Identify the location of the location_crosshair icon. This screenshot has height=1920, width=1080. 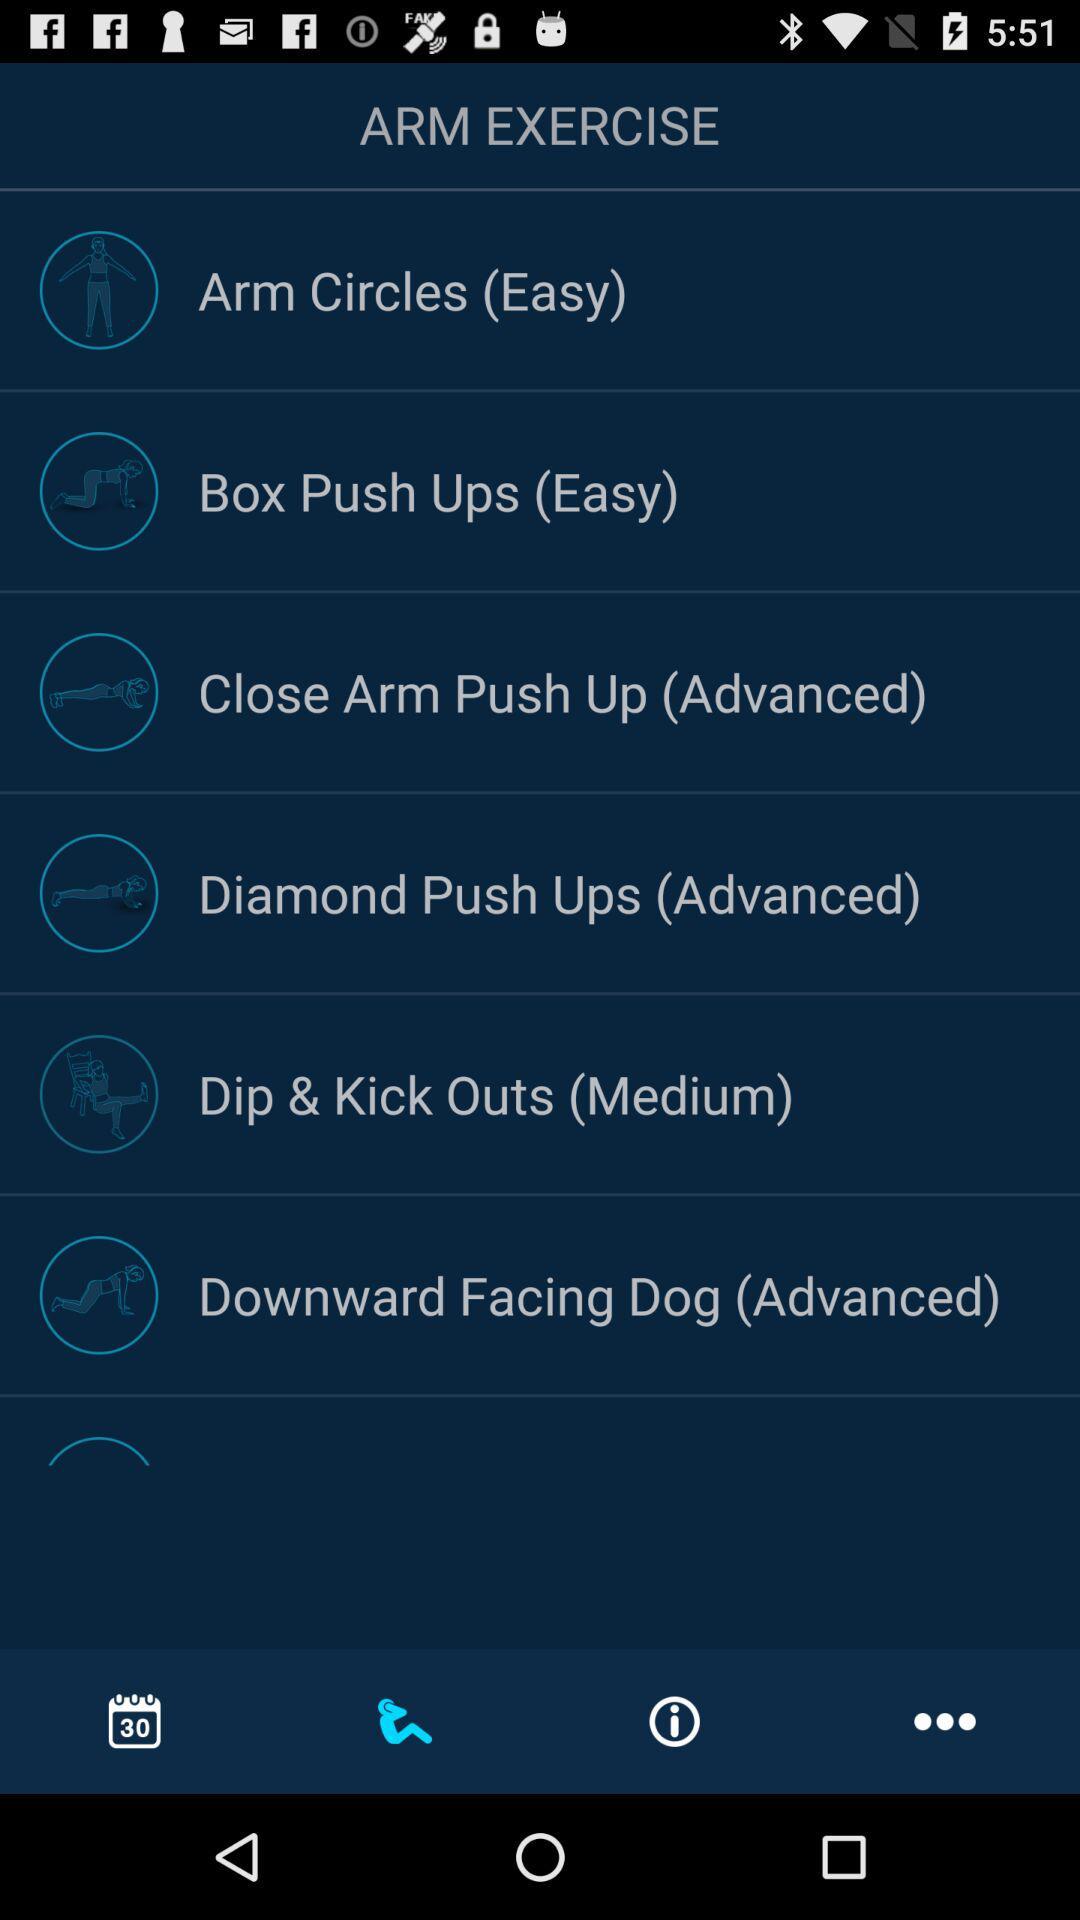
(453, 902).